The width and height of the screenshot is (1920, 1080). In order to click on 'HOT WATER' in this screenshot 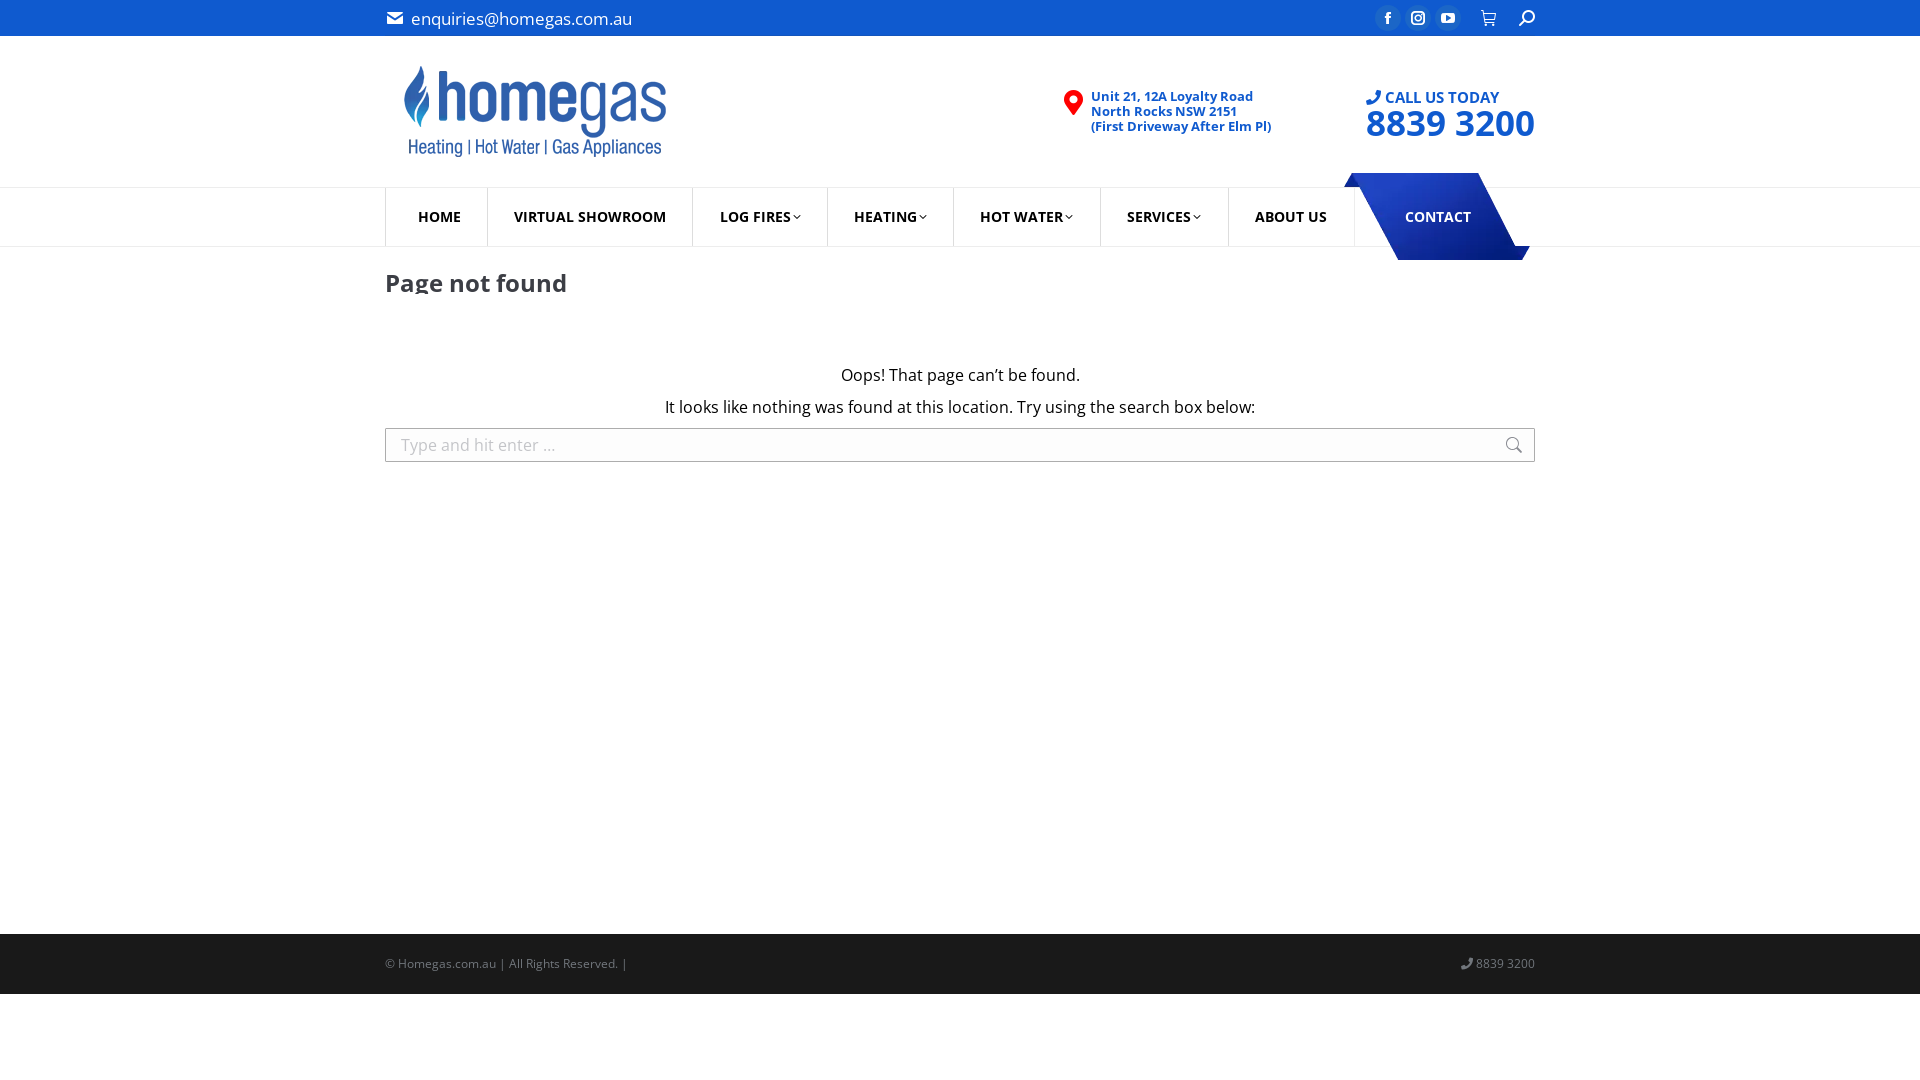, I will do `click(1027, 216)`.